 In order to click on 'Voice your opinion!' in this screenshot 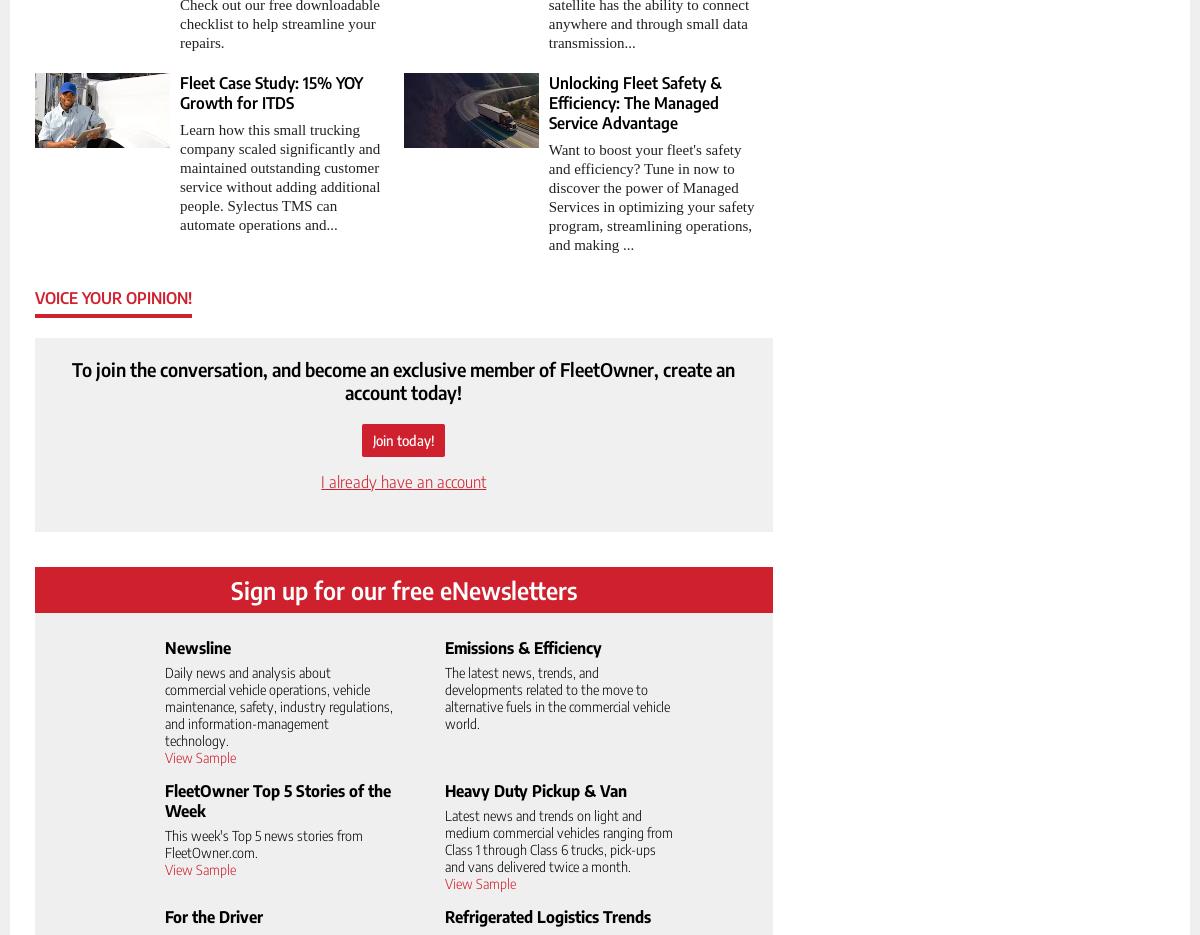, I will do `click(113, 296)`.